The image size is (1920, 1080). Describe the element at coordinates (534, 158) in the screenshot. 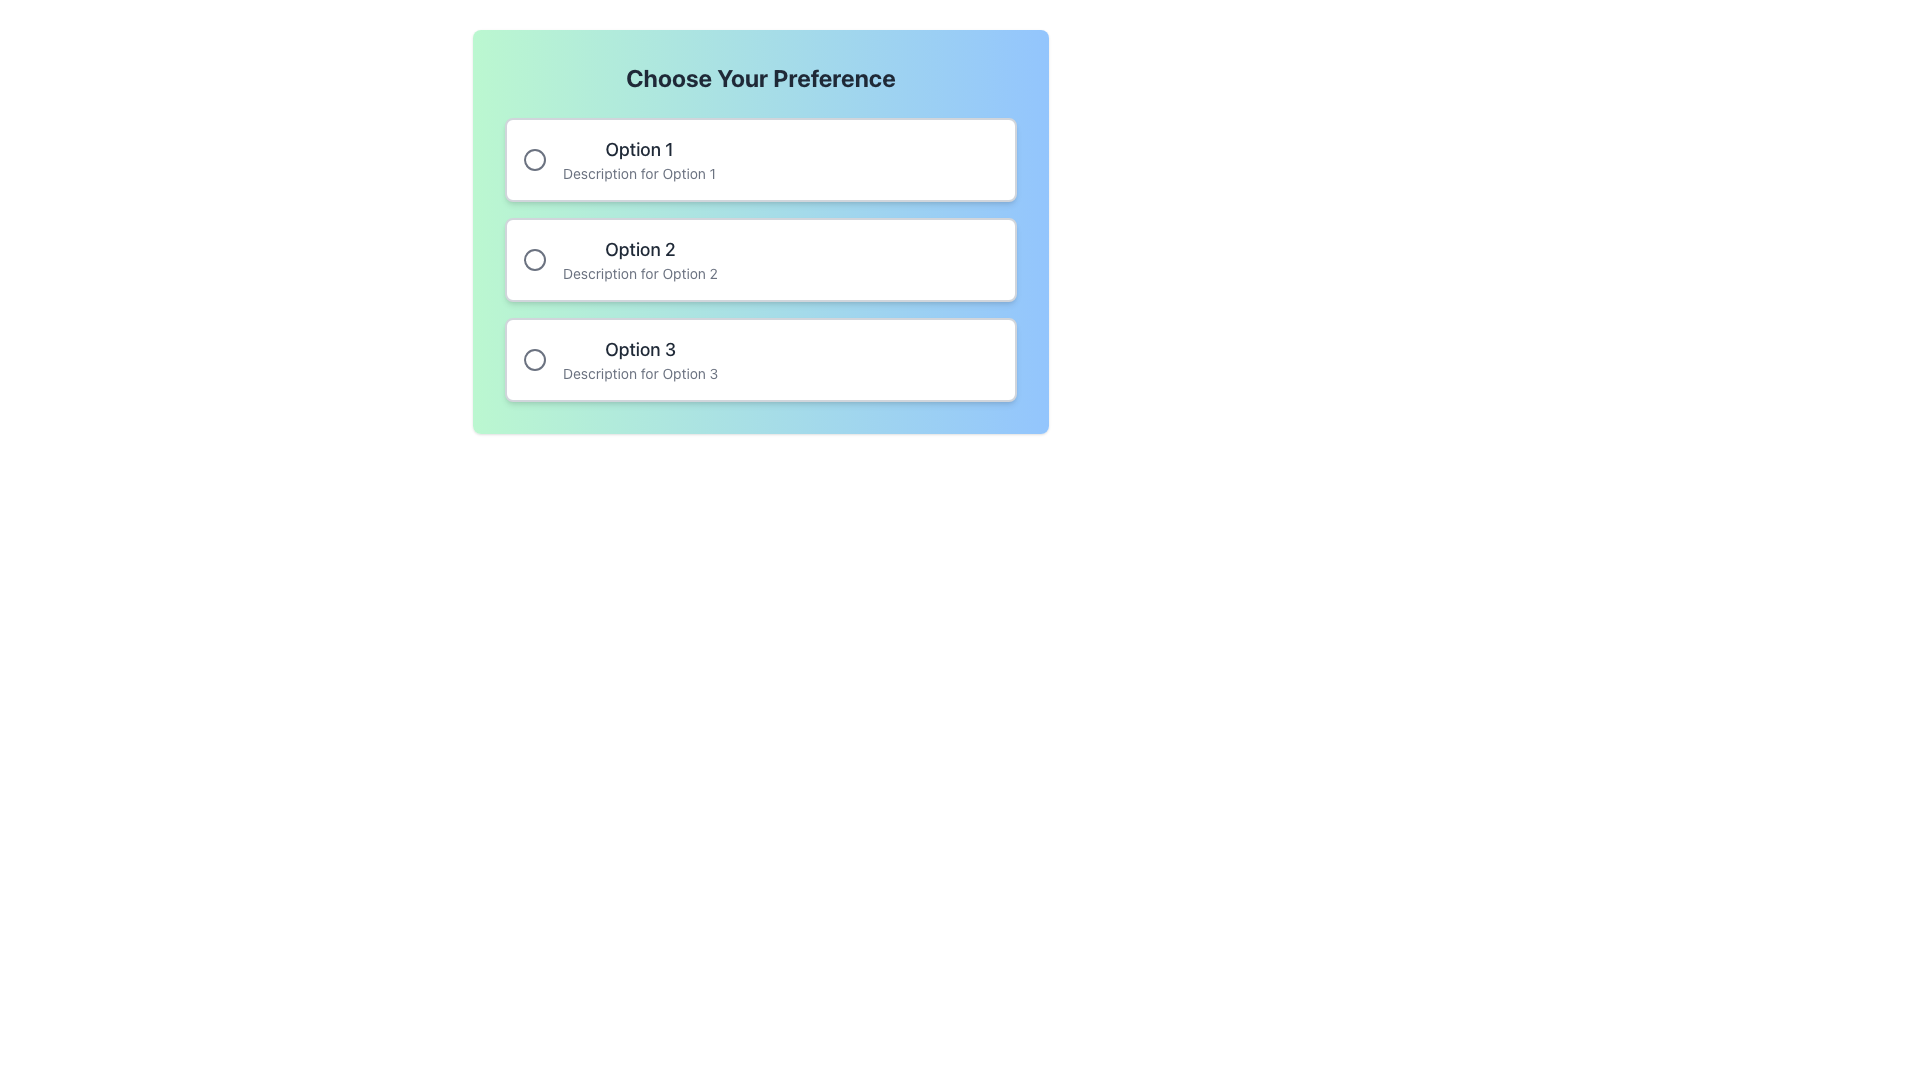

I see `the center of the circular SVG graphic element associated with 'Option 1' in the multiple-choice interface` at that location.